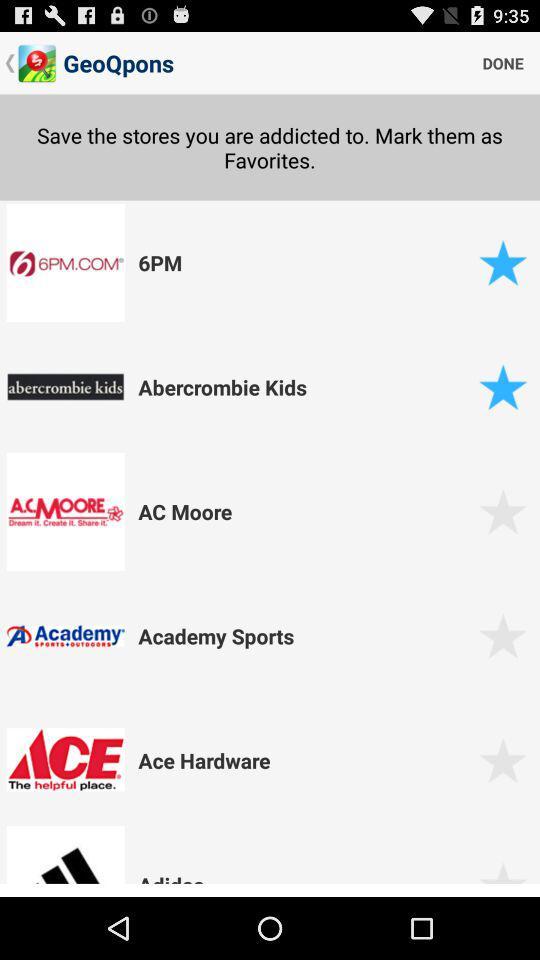 The image size is (540, 960). Describe the element at coordinates (502, 510) in the screenshot. I see `favourite selection` at that location.